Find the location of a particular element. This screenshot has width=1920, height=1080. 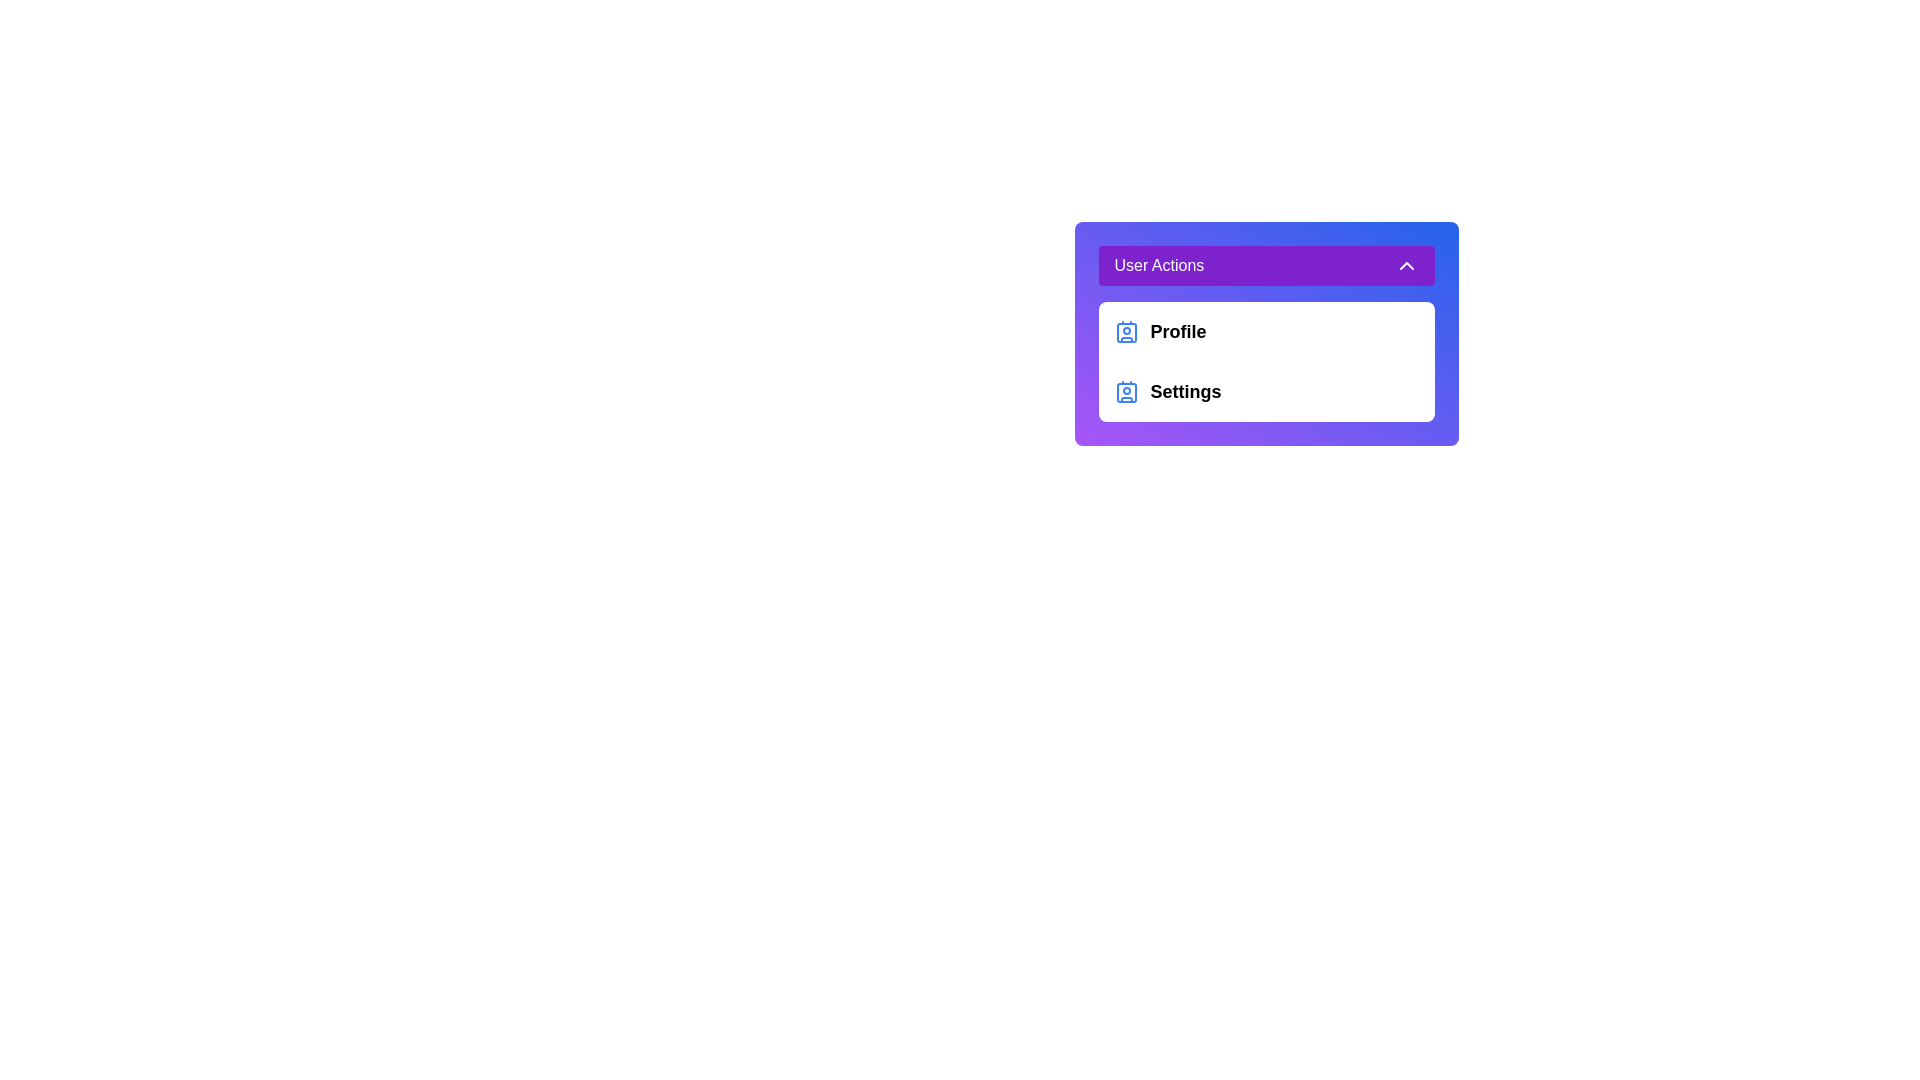

the contact silhouette icon styled within a blue square frame, which is positioned to the left of the 'Settings' label in the dropdown menu under 'User Actions' is located at coordinates (1126, 392).